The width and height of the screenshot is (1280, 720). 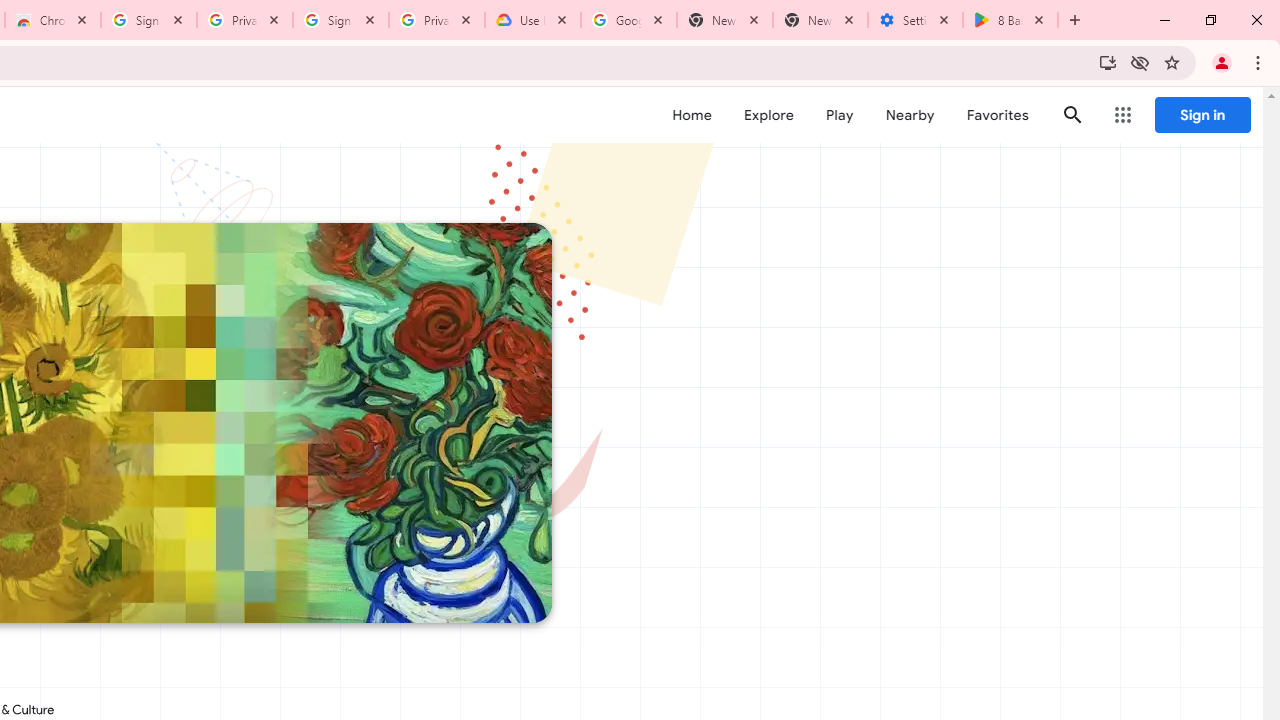 I want to click on 'Settings - System', so click(x=914, y=20).